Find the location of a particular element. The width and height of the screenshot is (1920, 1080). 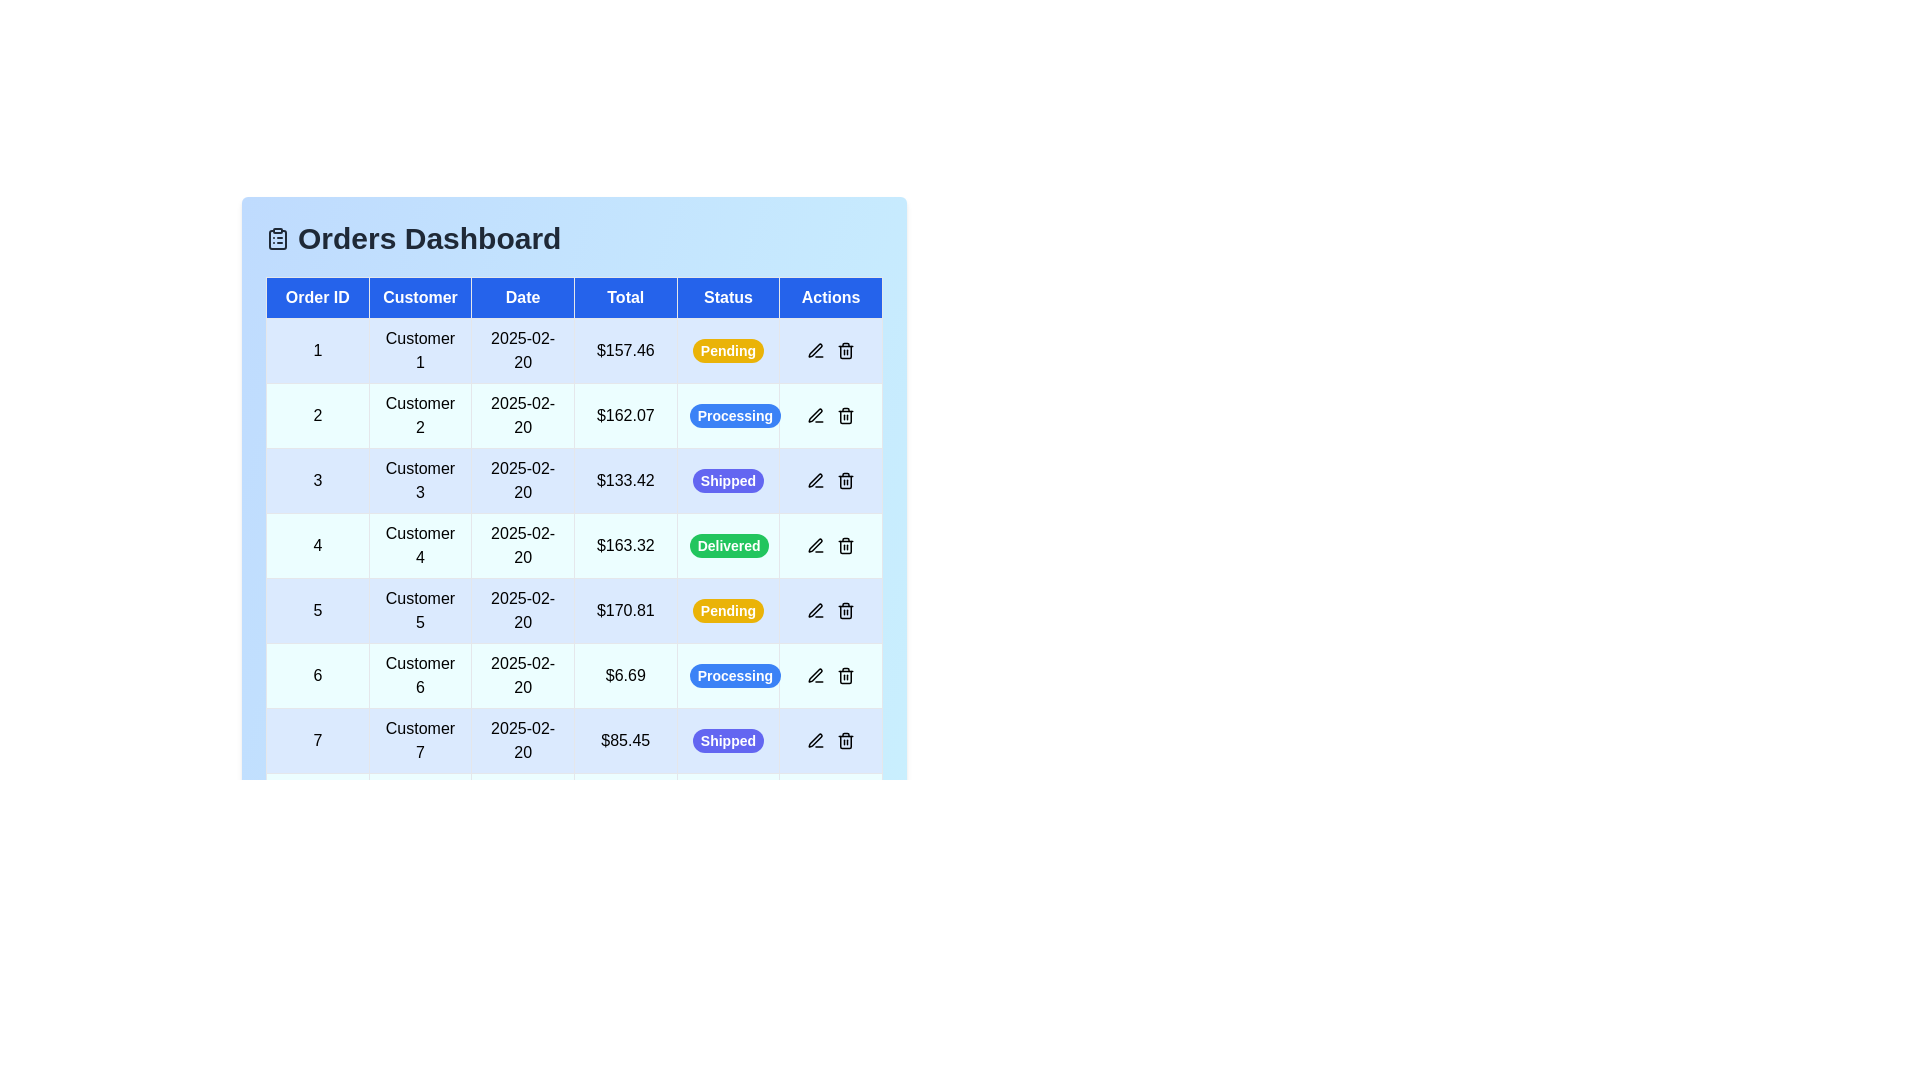

the edit icon in the 'Actions' column for the order with ID 2 is located at coordinates (816, 415).